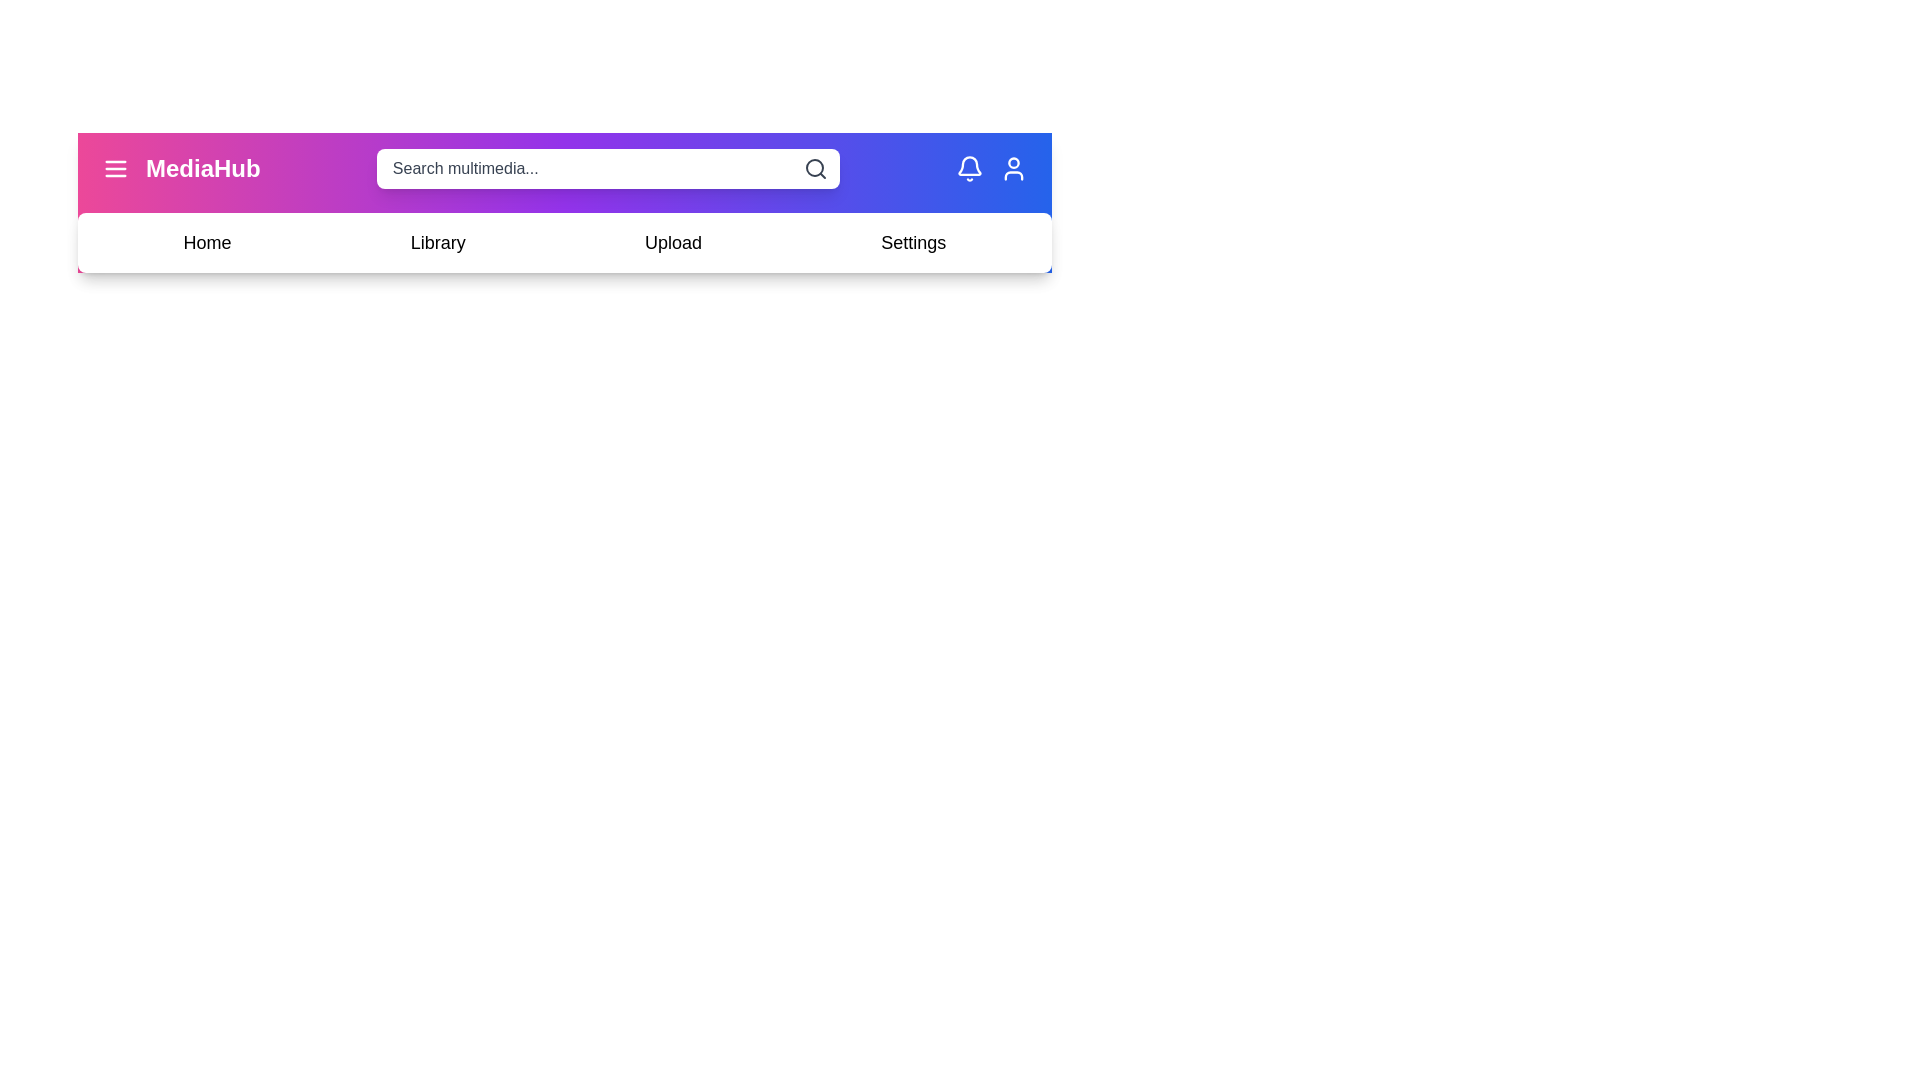 Image resolution: width=1920 pixels, height=1080 pixels. I want to click on the user icon in the app bar to view the user profile, so click(1013, 168).